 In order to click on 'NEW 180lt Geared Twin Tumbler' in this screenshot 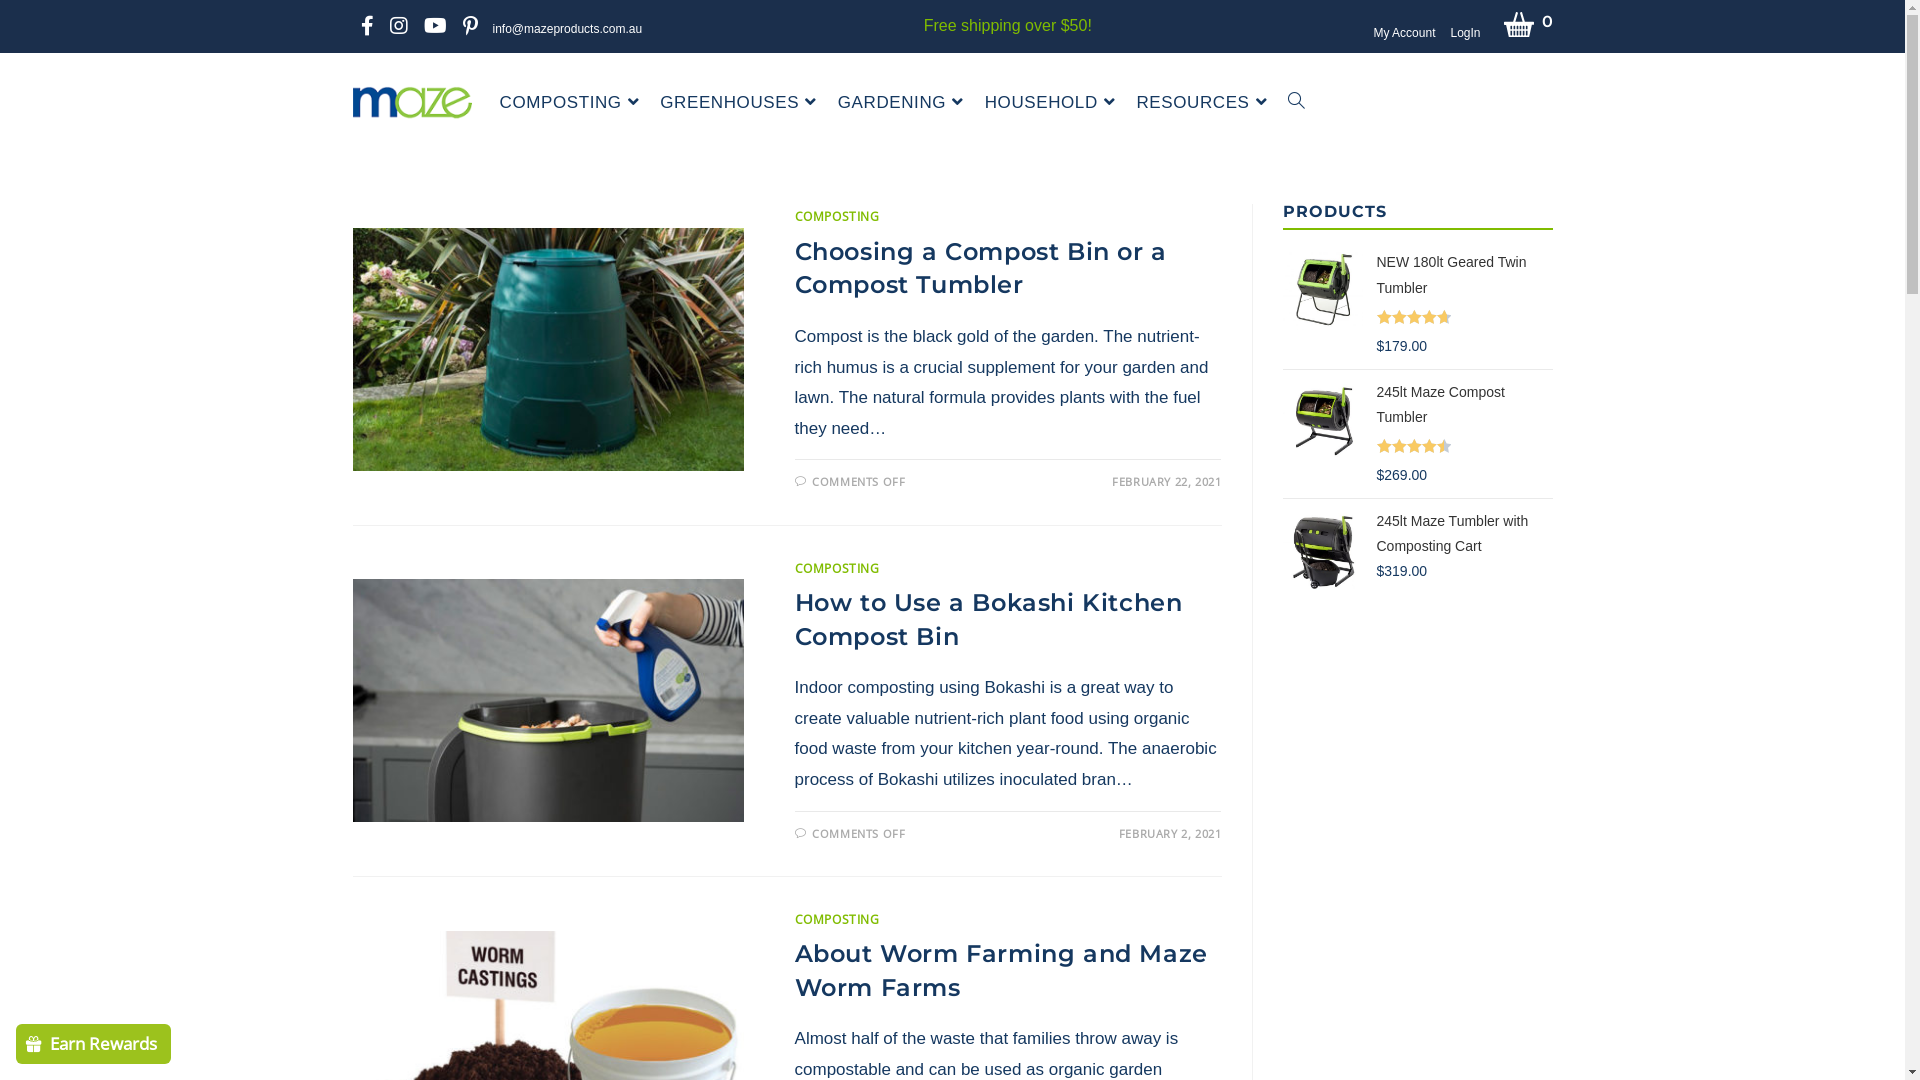, I will do `click(1464, 277)`.